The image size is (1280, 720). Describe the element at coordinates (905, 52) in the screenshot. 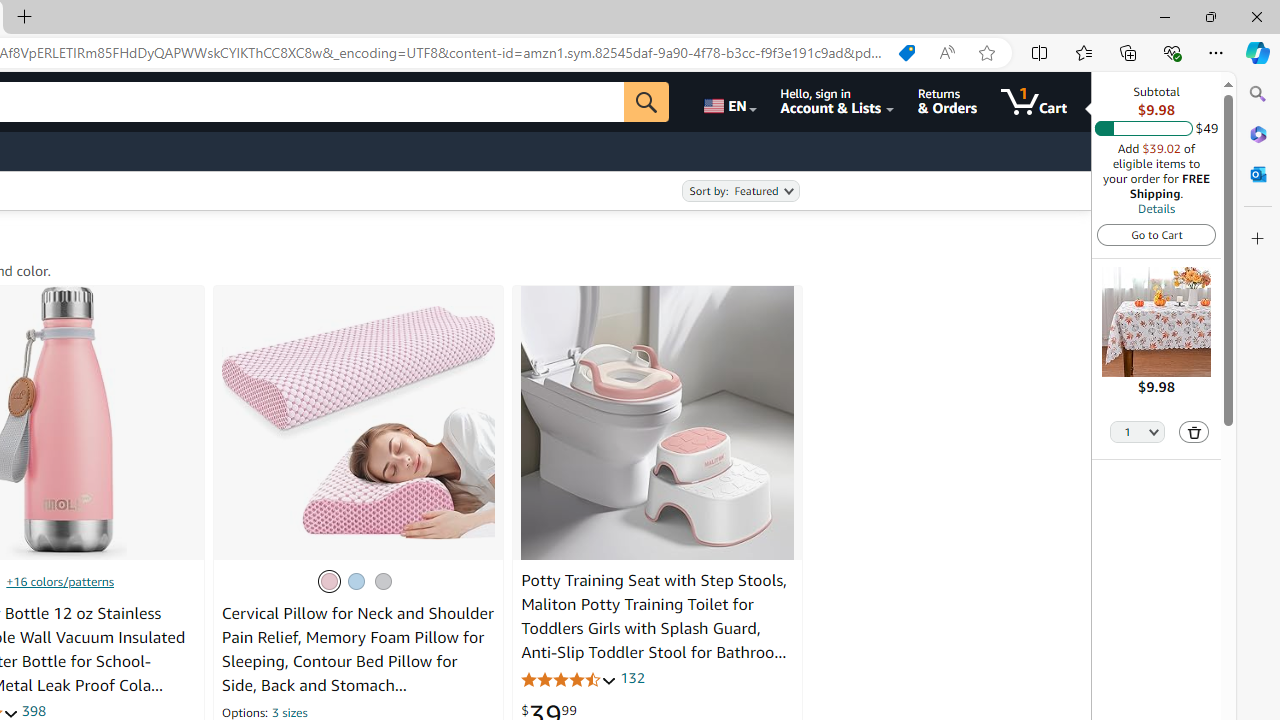

I see `'Shopping in Microsoft Edge'` at that location.